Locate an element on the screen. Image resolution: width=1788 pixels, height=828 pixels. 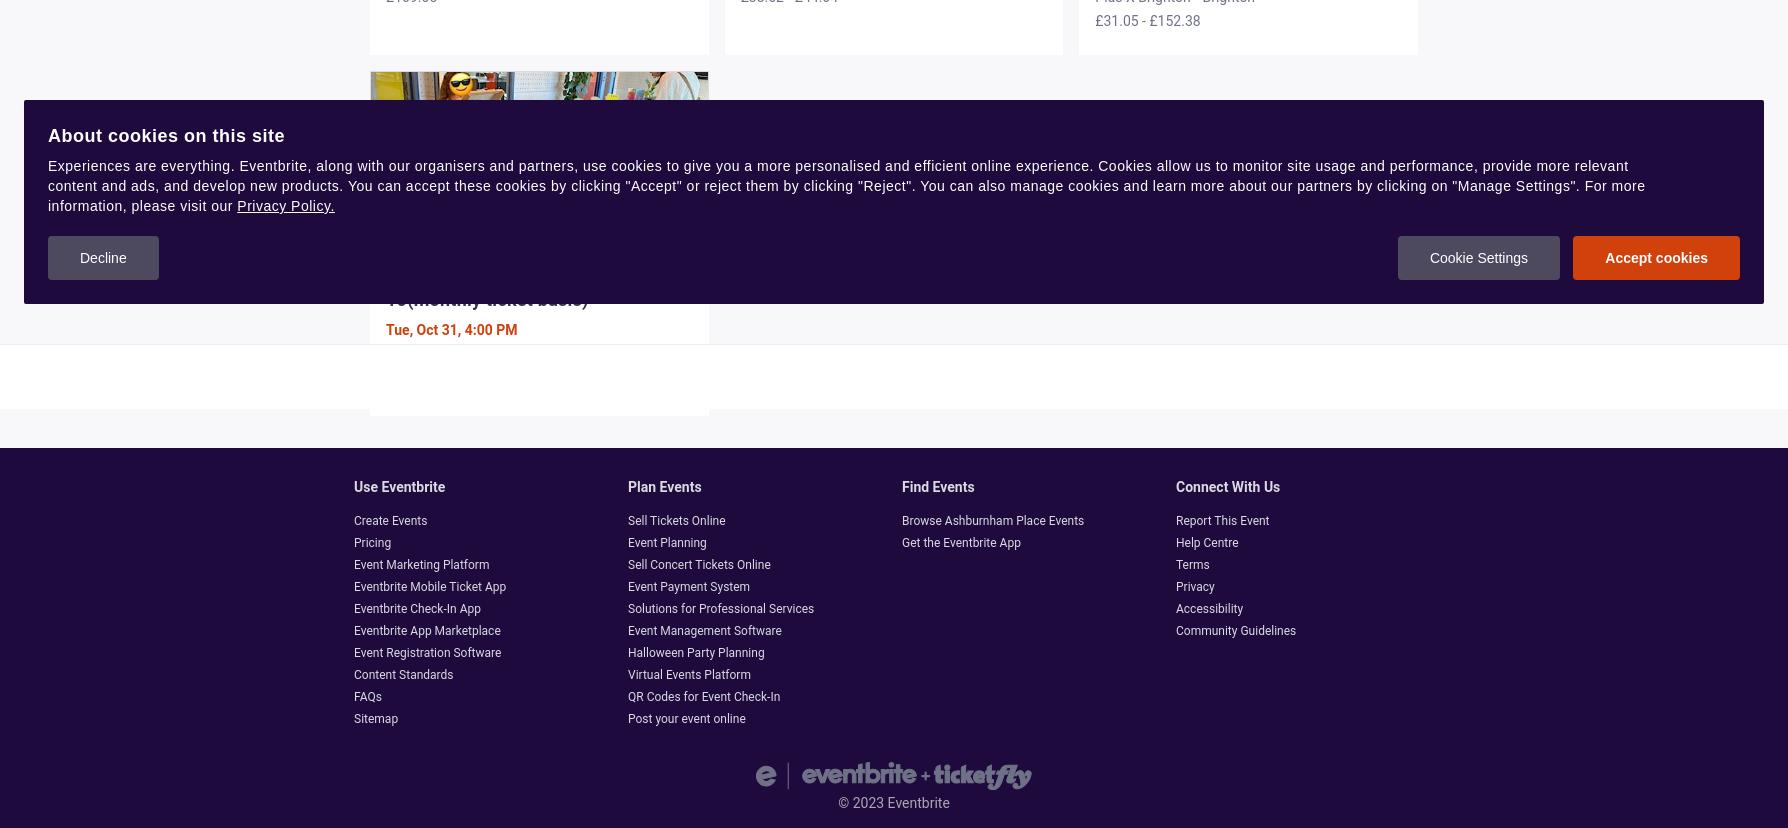
'2023' is located at coordinates (850, 801).